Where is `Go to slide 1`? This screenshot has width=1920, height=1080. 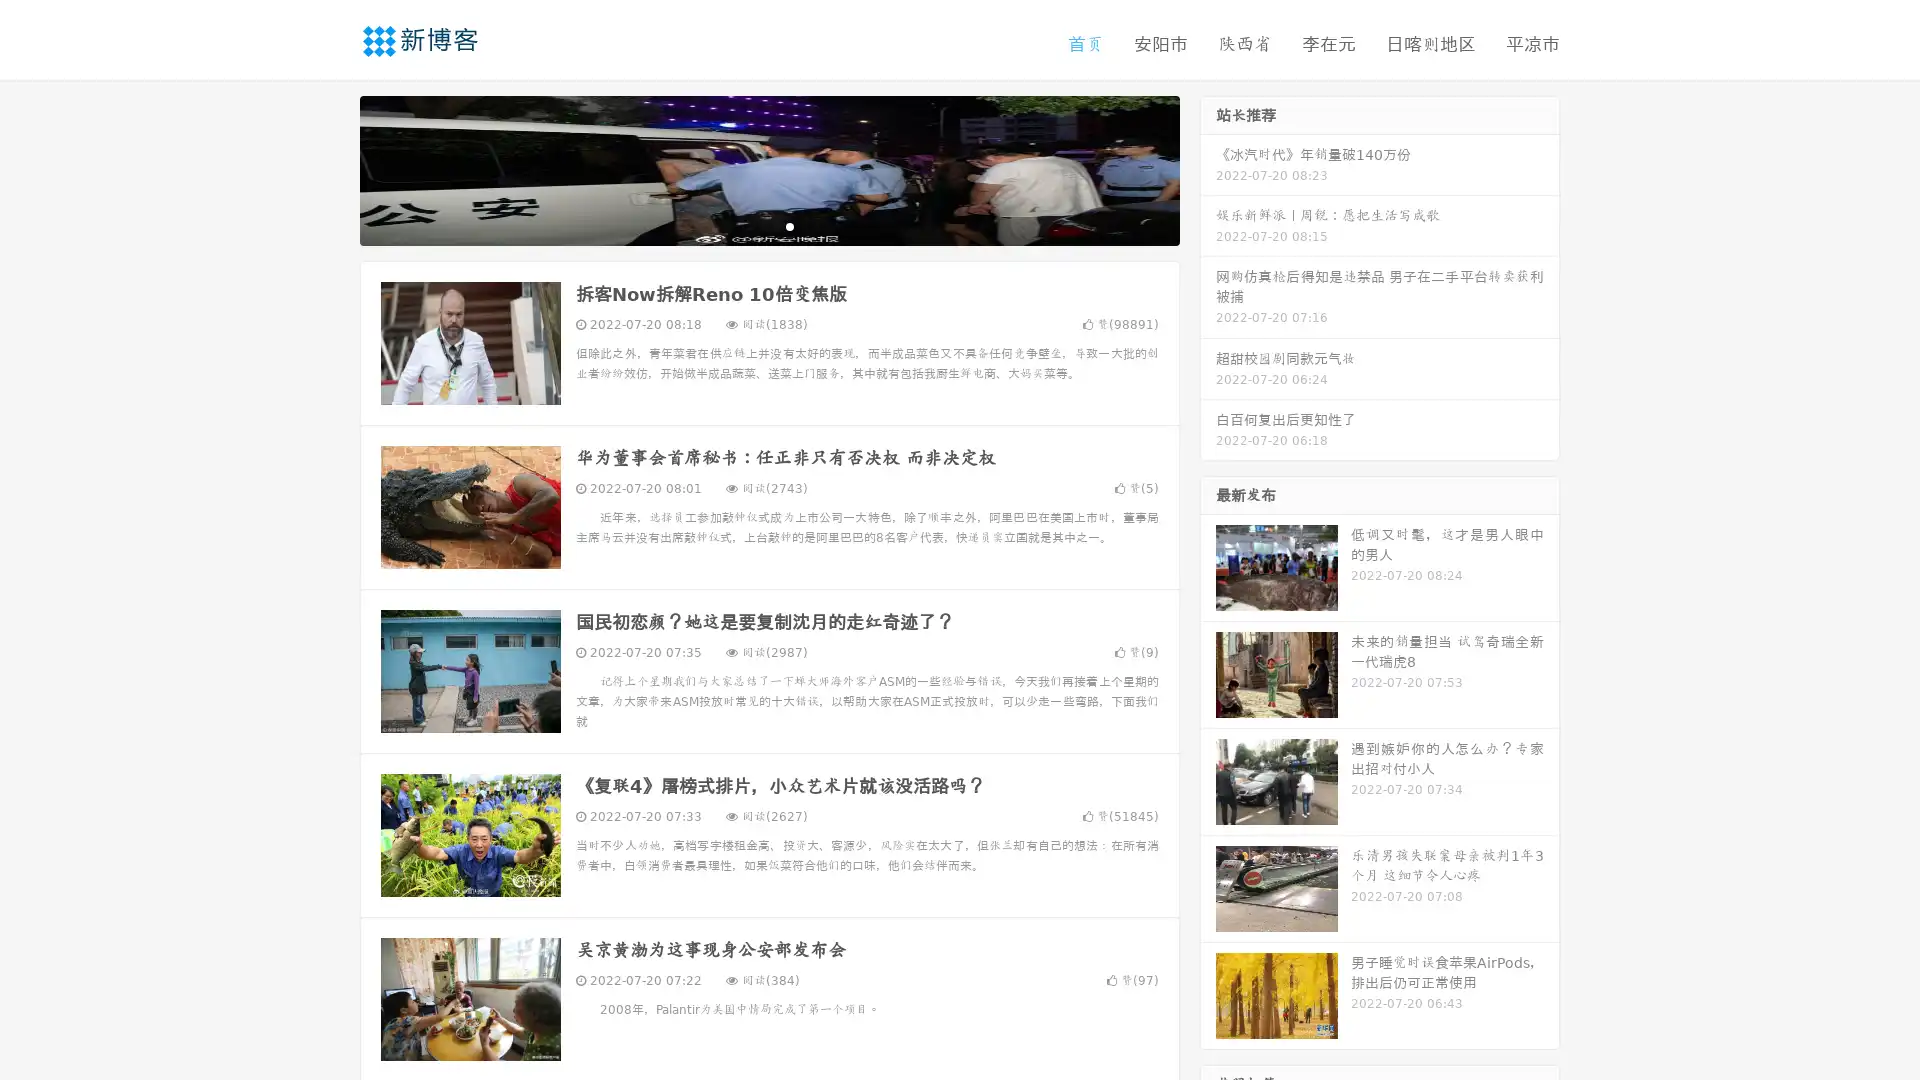
Go to slide 1 is located at coordinates (748, 225).